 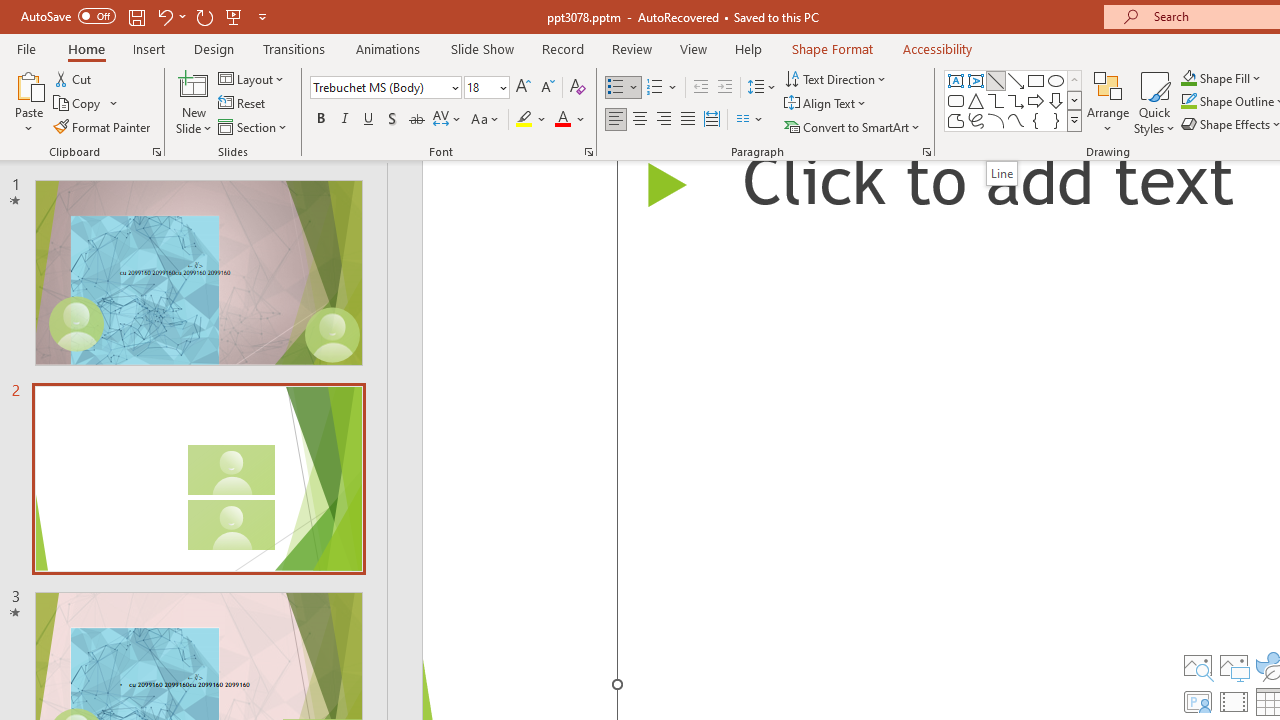 I want to click on 'Arrow: Right', so click(x=1036, y=100).